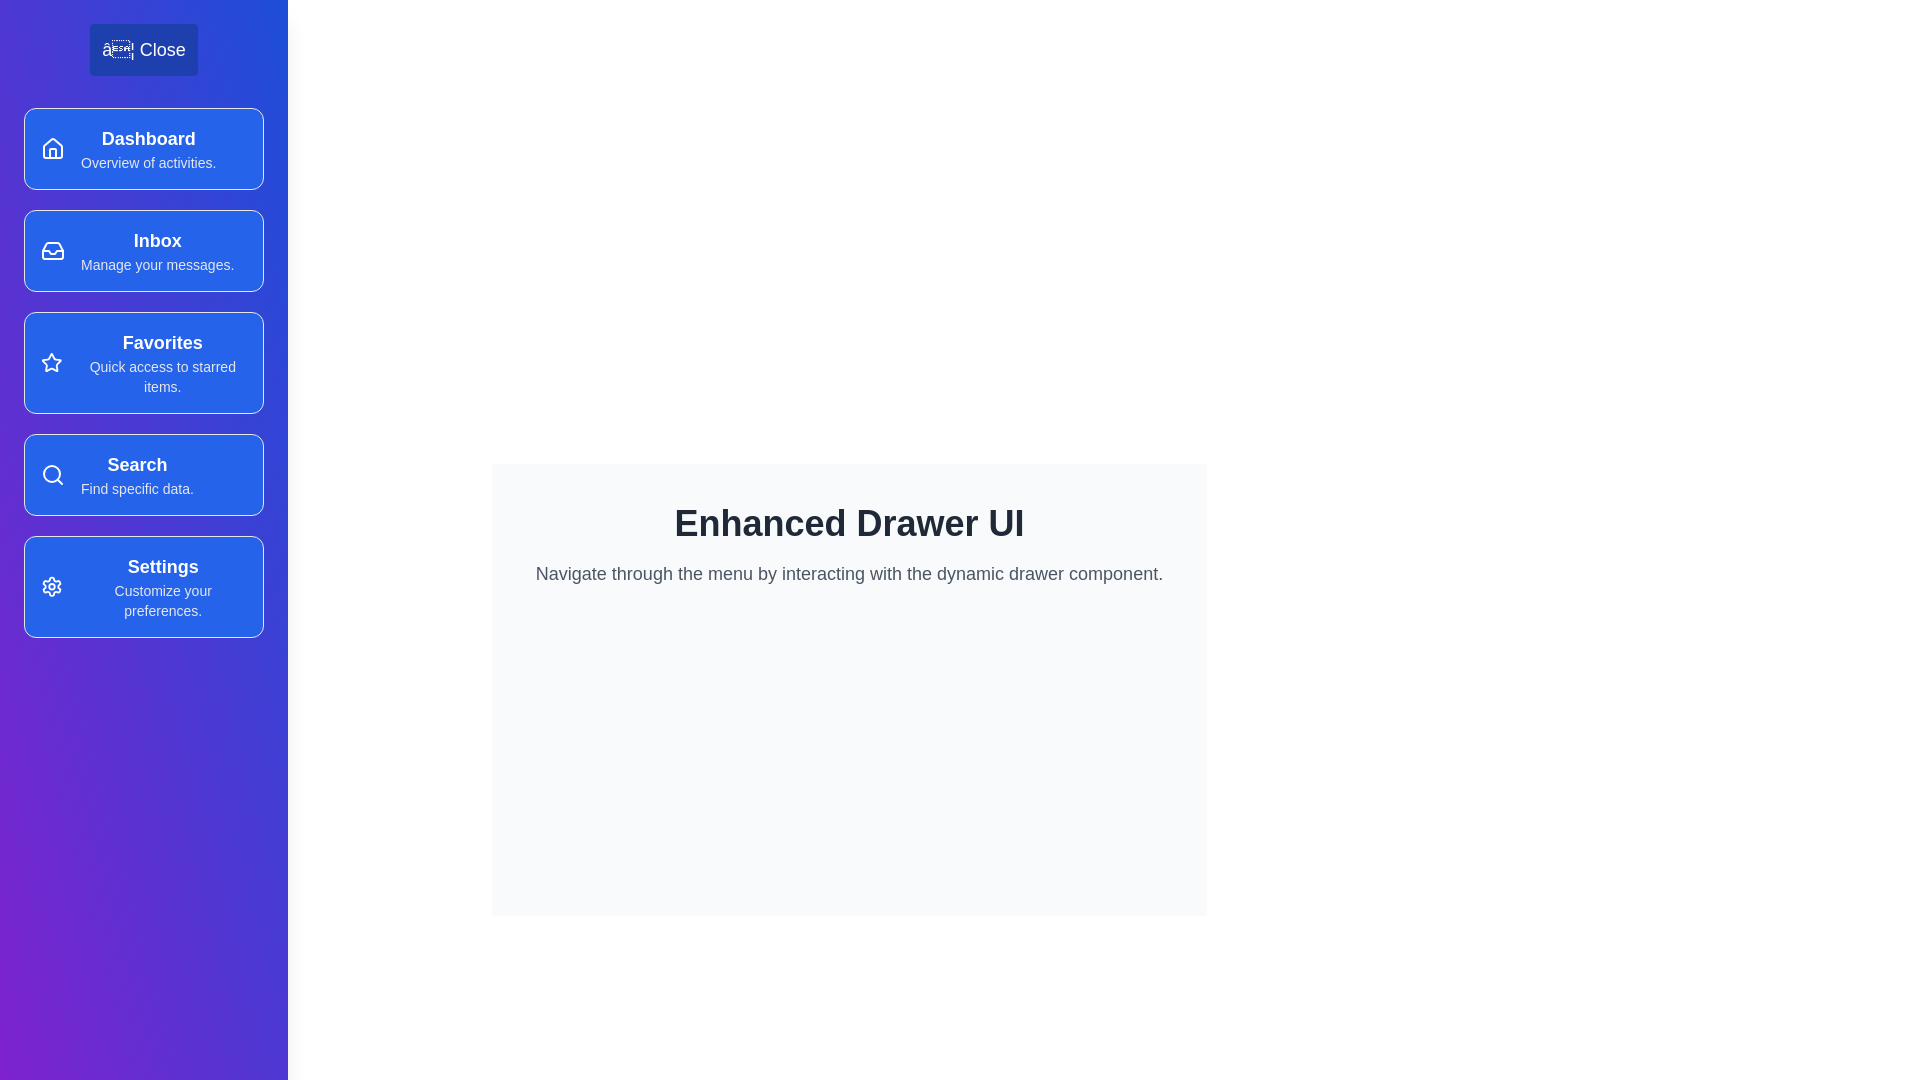 This screenshot has height=1080, width=1920. I want to click on the menu item Favorites, so click(143, 362).